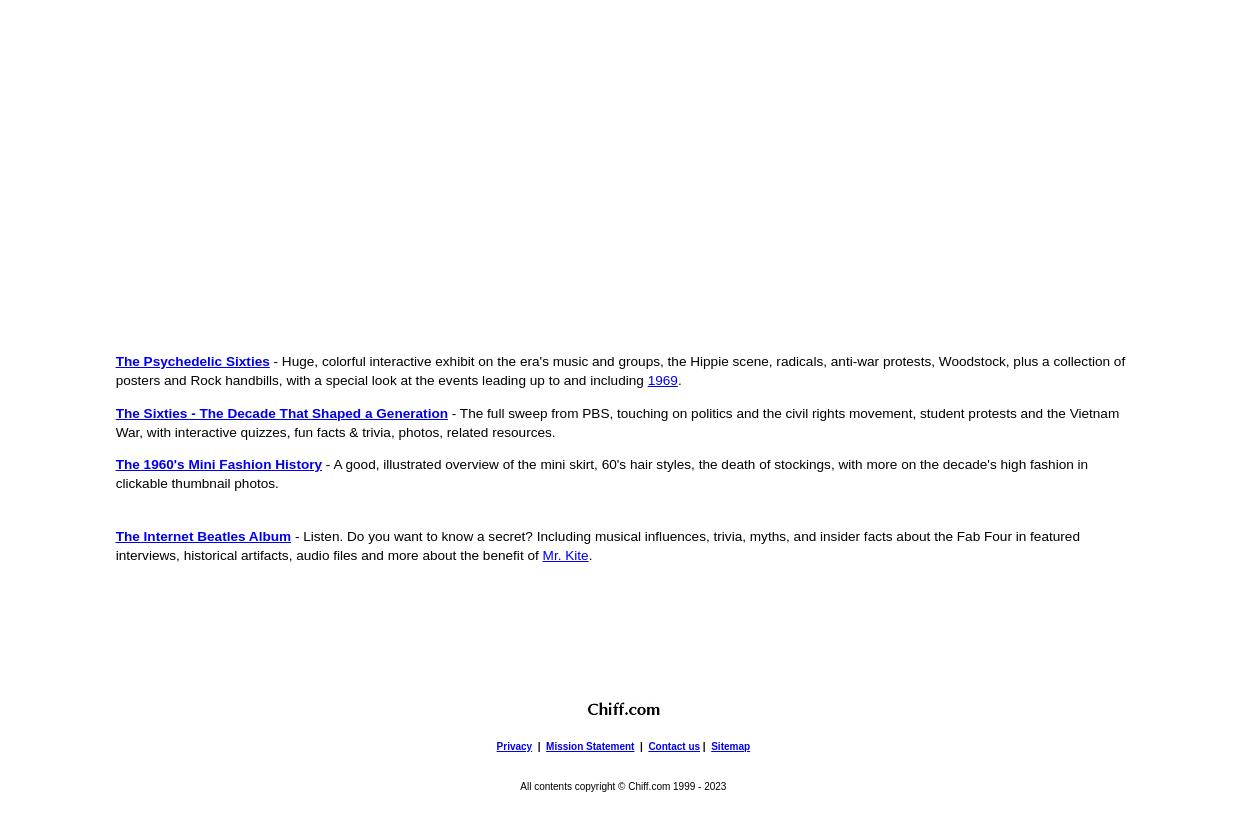 The height and width of the screenshot is (835, 1250). Describe the element at coordinates (281, 412) in the screenshot. I see `'The 
                Sixties - The Decade That Shaped a Generation'` at that location.